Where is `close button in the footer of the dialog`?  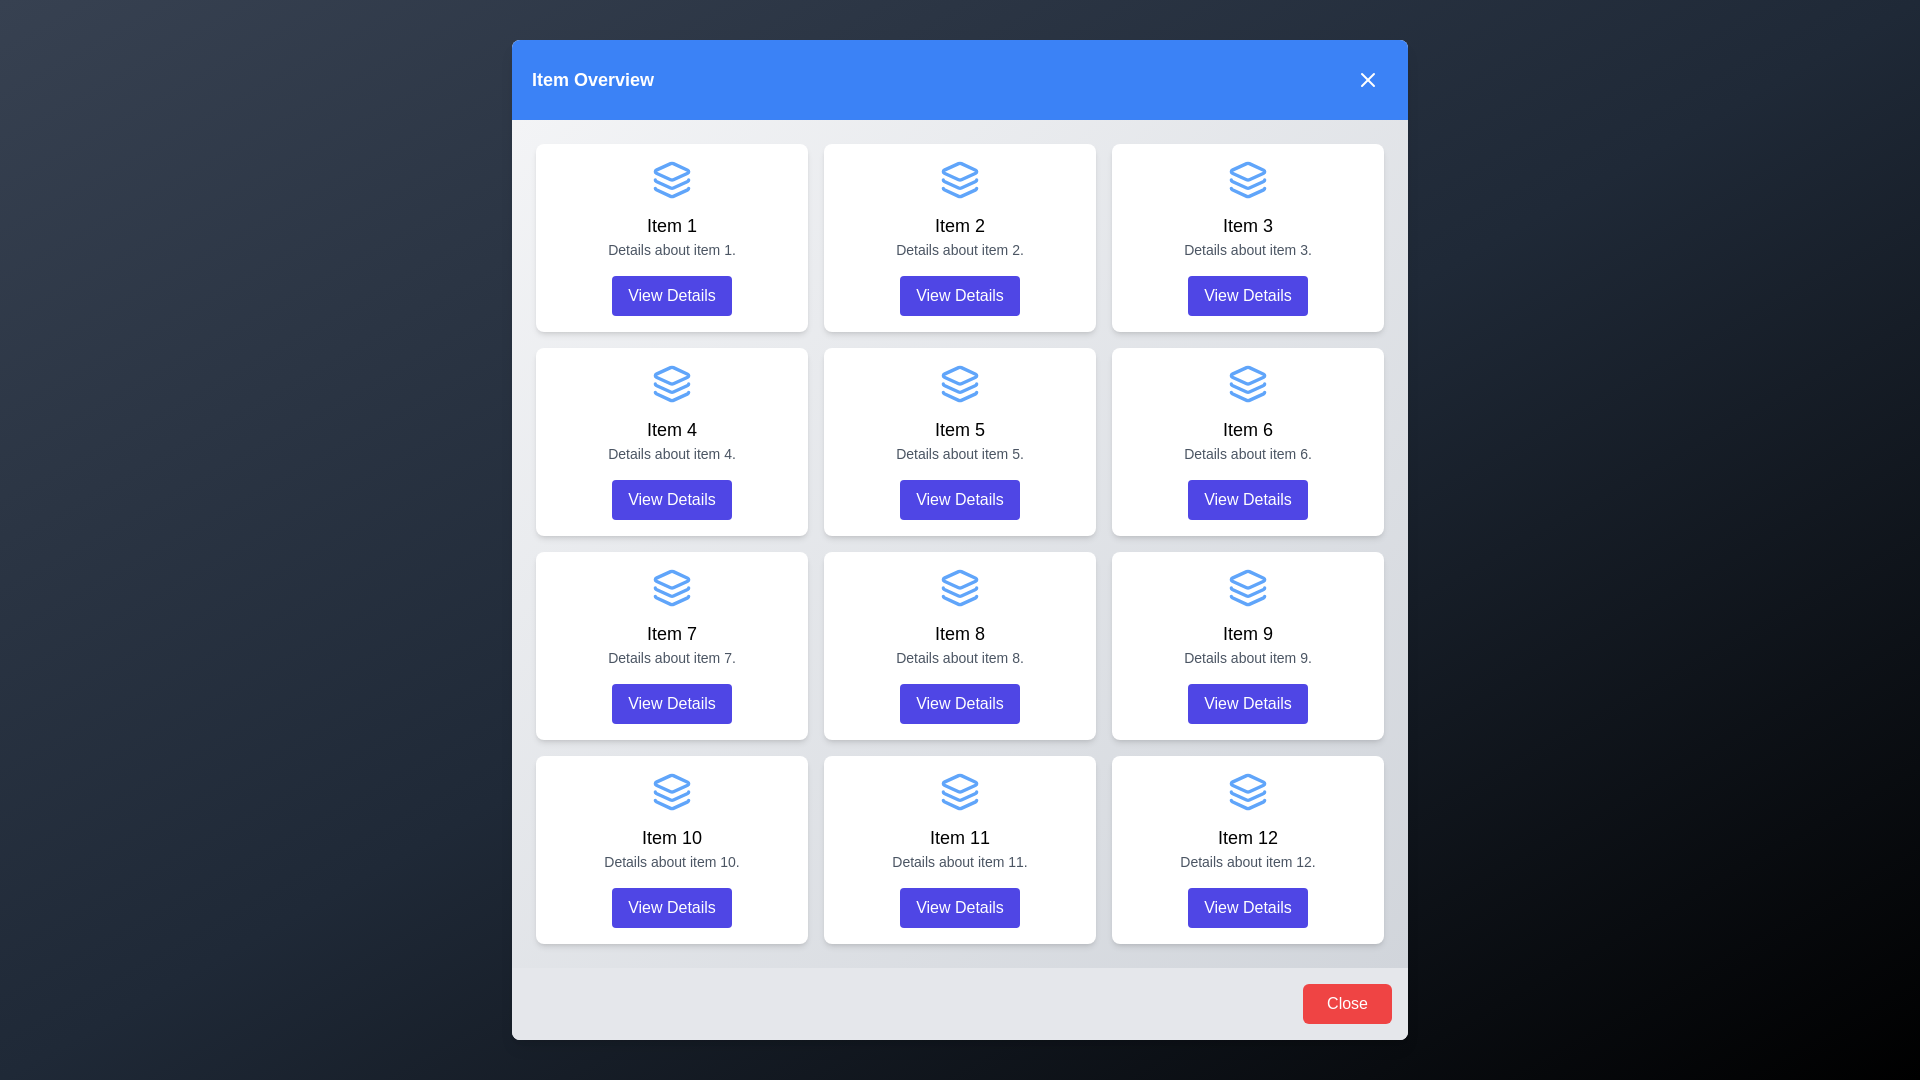 close button in the footer of the dialog is located at coordinates (1347, 1003).